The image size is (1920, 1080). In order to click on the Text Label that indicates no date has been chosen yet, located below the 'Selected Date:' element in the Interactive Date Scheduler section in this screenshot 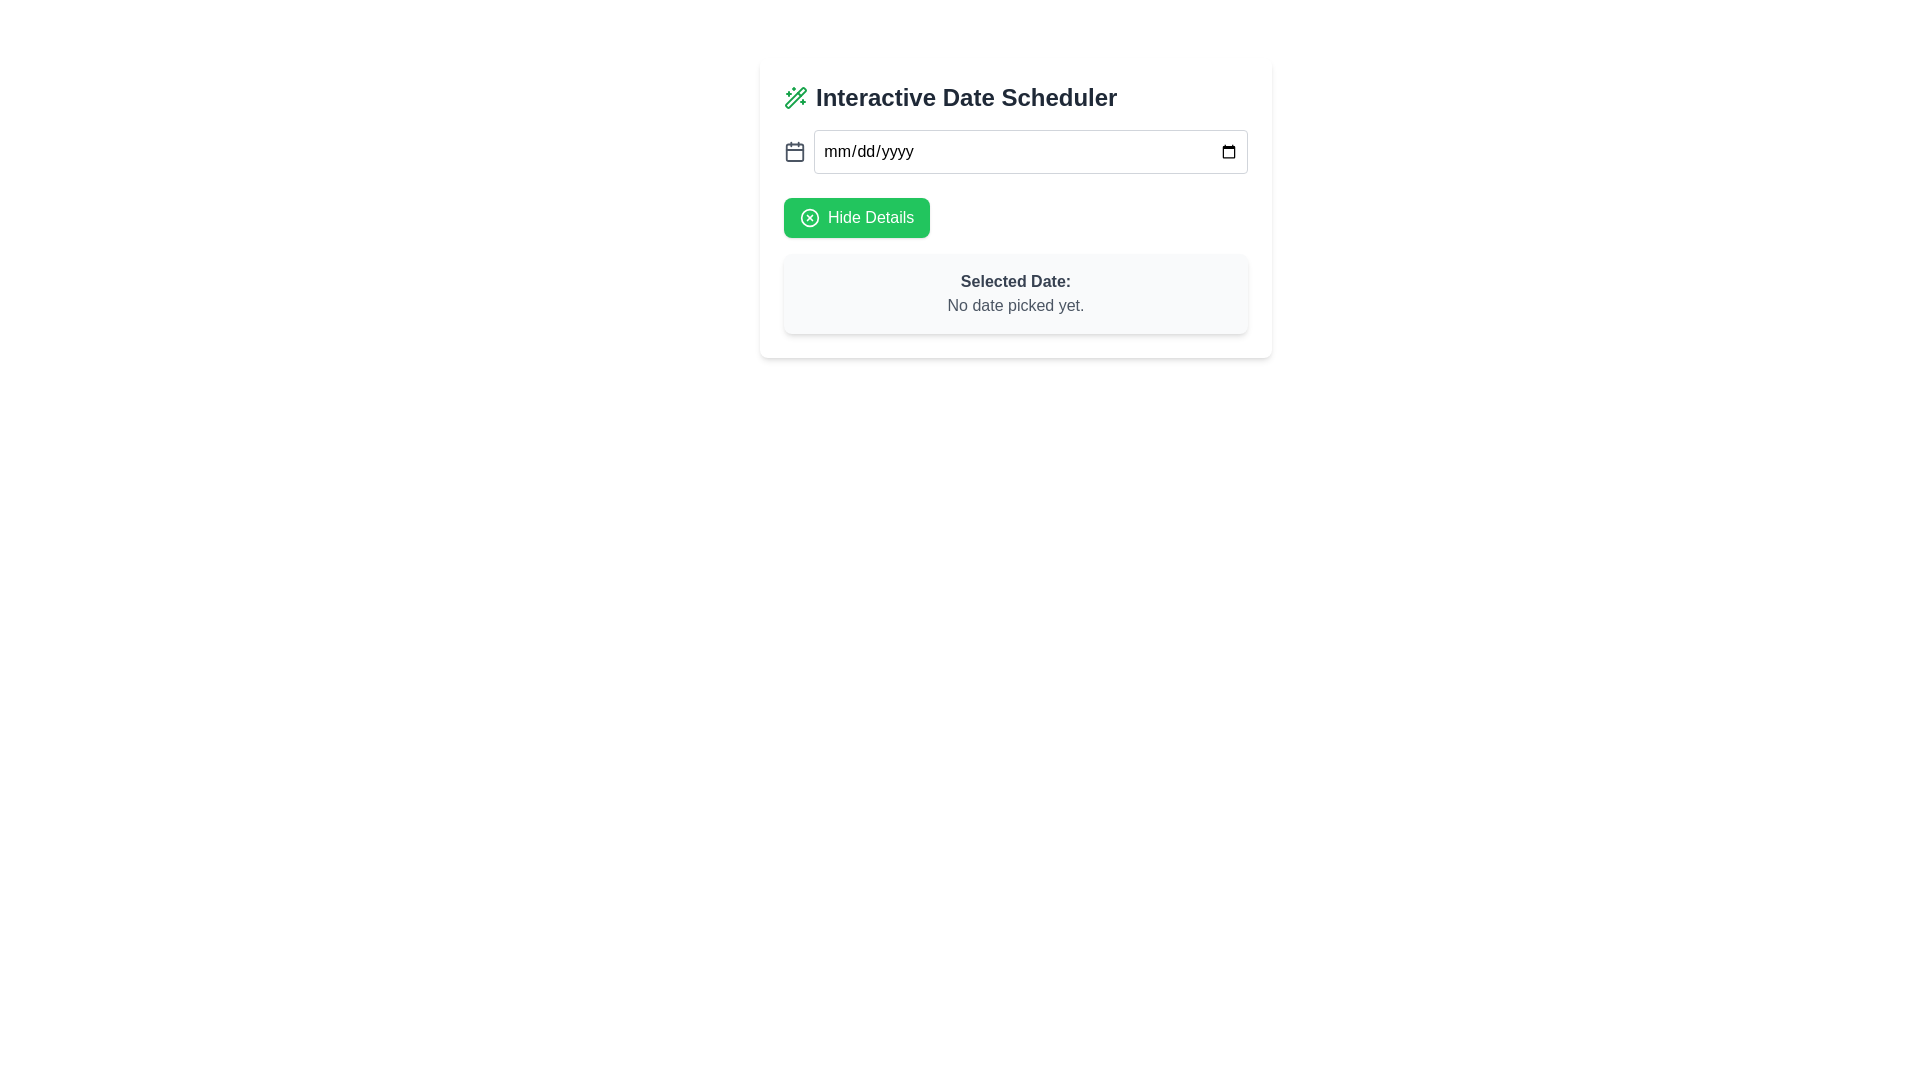, I will do `click(1016, 305)`.